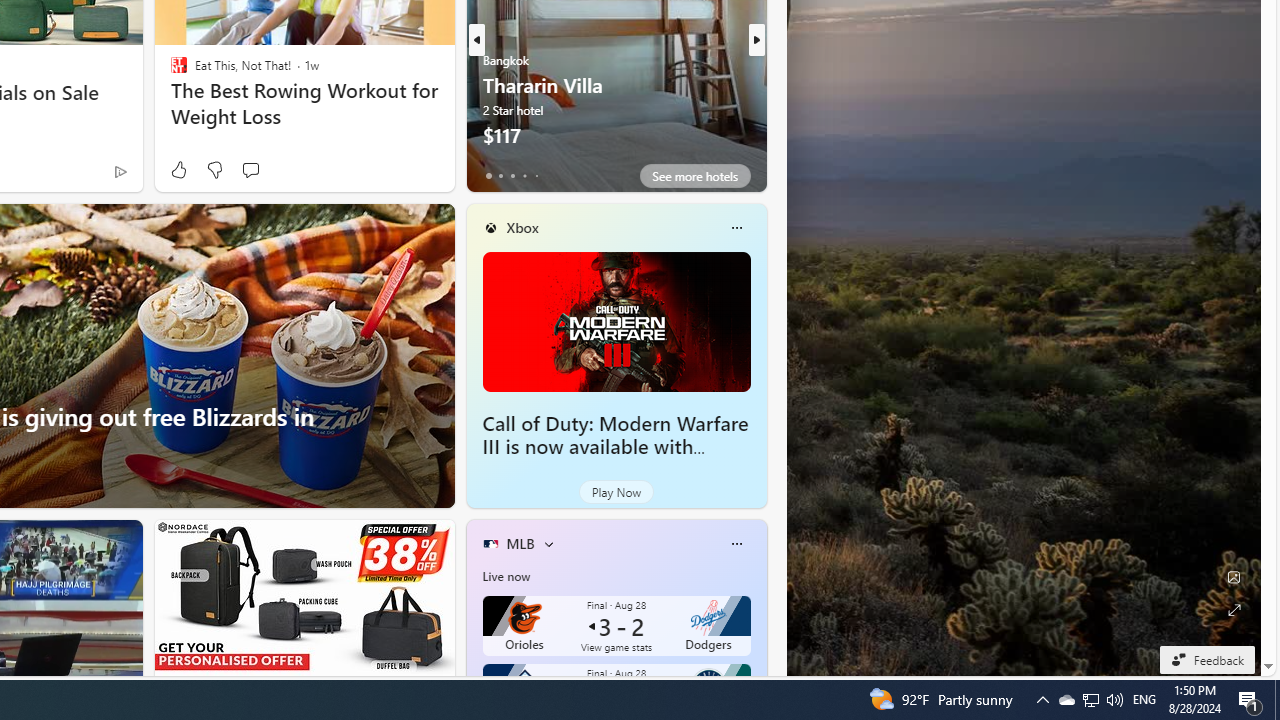 The width and height of the screenshot is (1280, 720). What do you see at coordinates (524, 175) in the screenshot?
I see `'tab-3'` at bounding box center [524, 175].